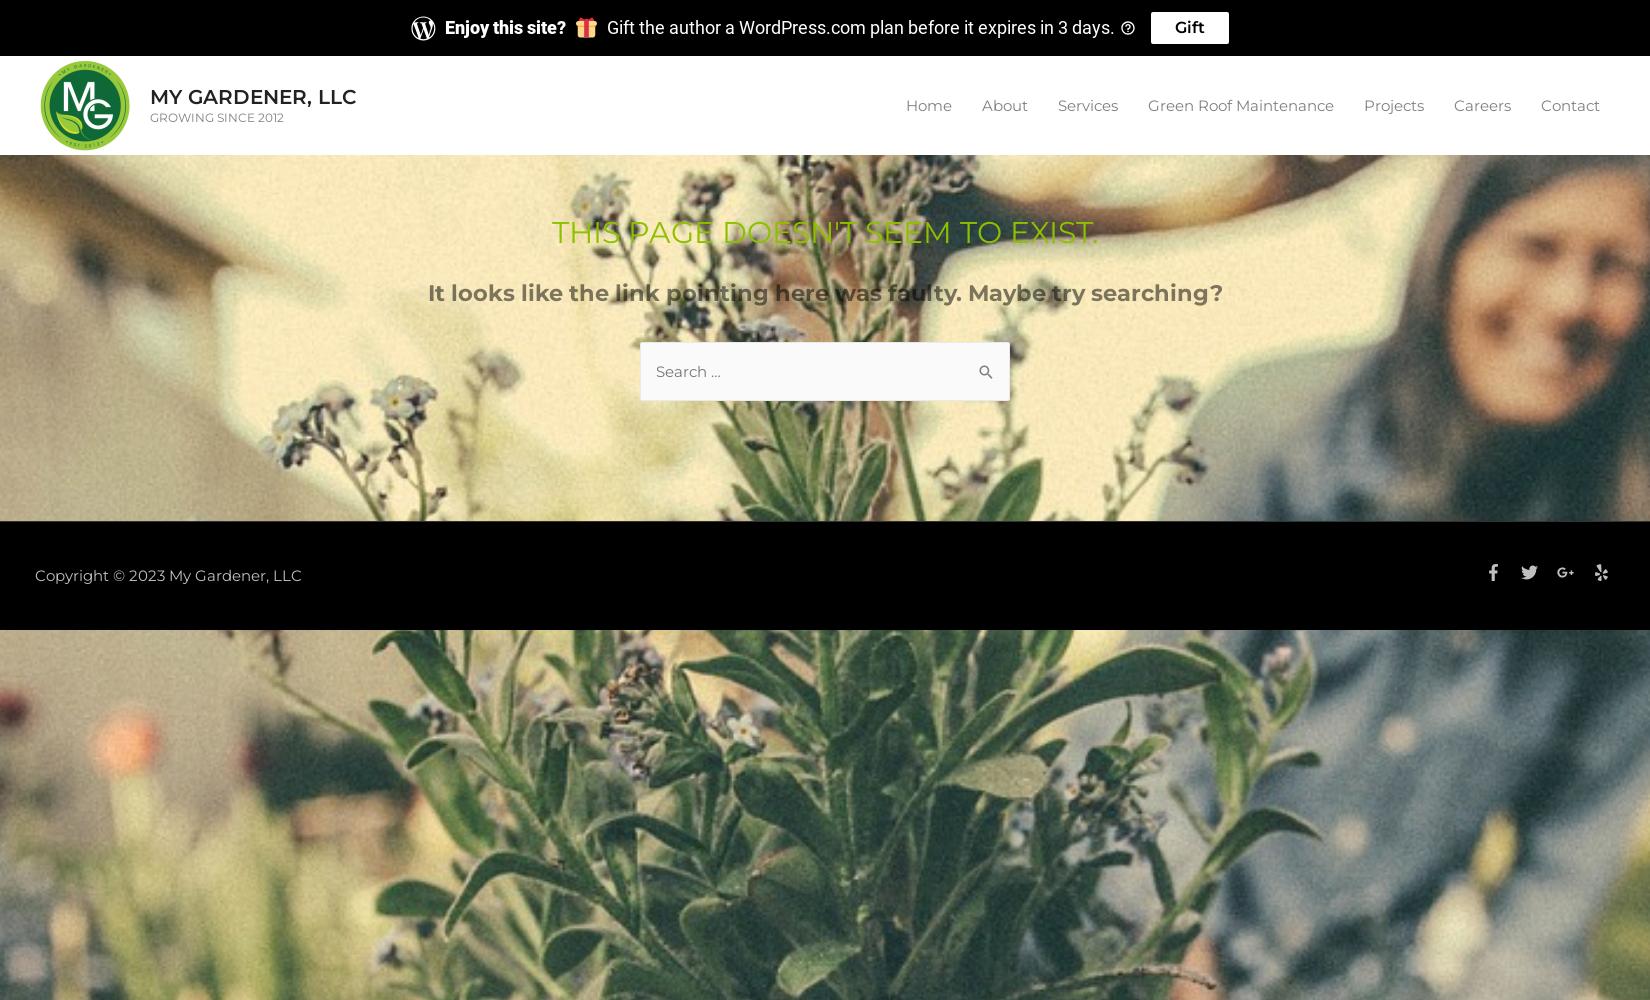 This screenshot has width=1650, height=1000. I want to click on 'Projects', so click(1392, 103).